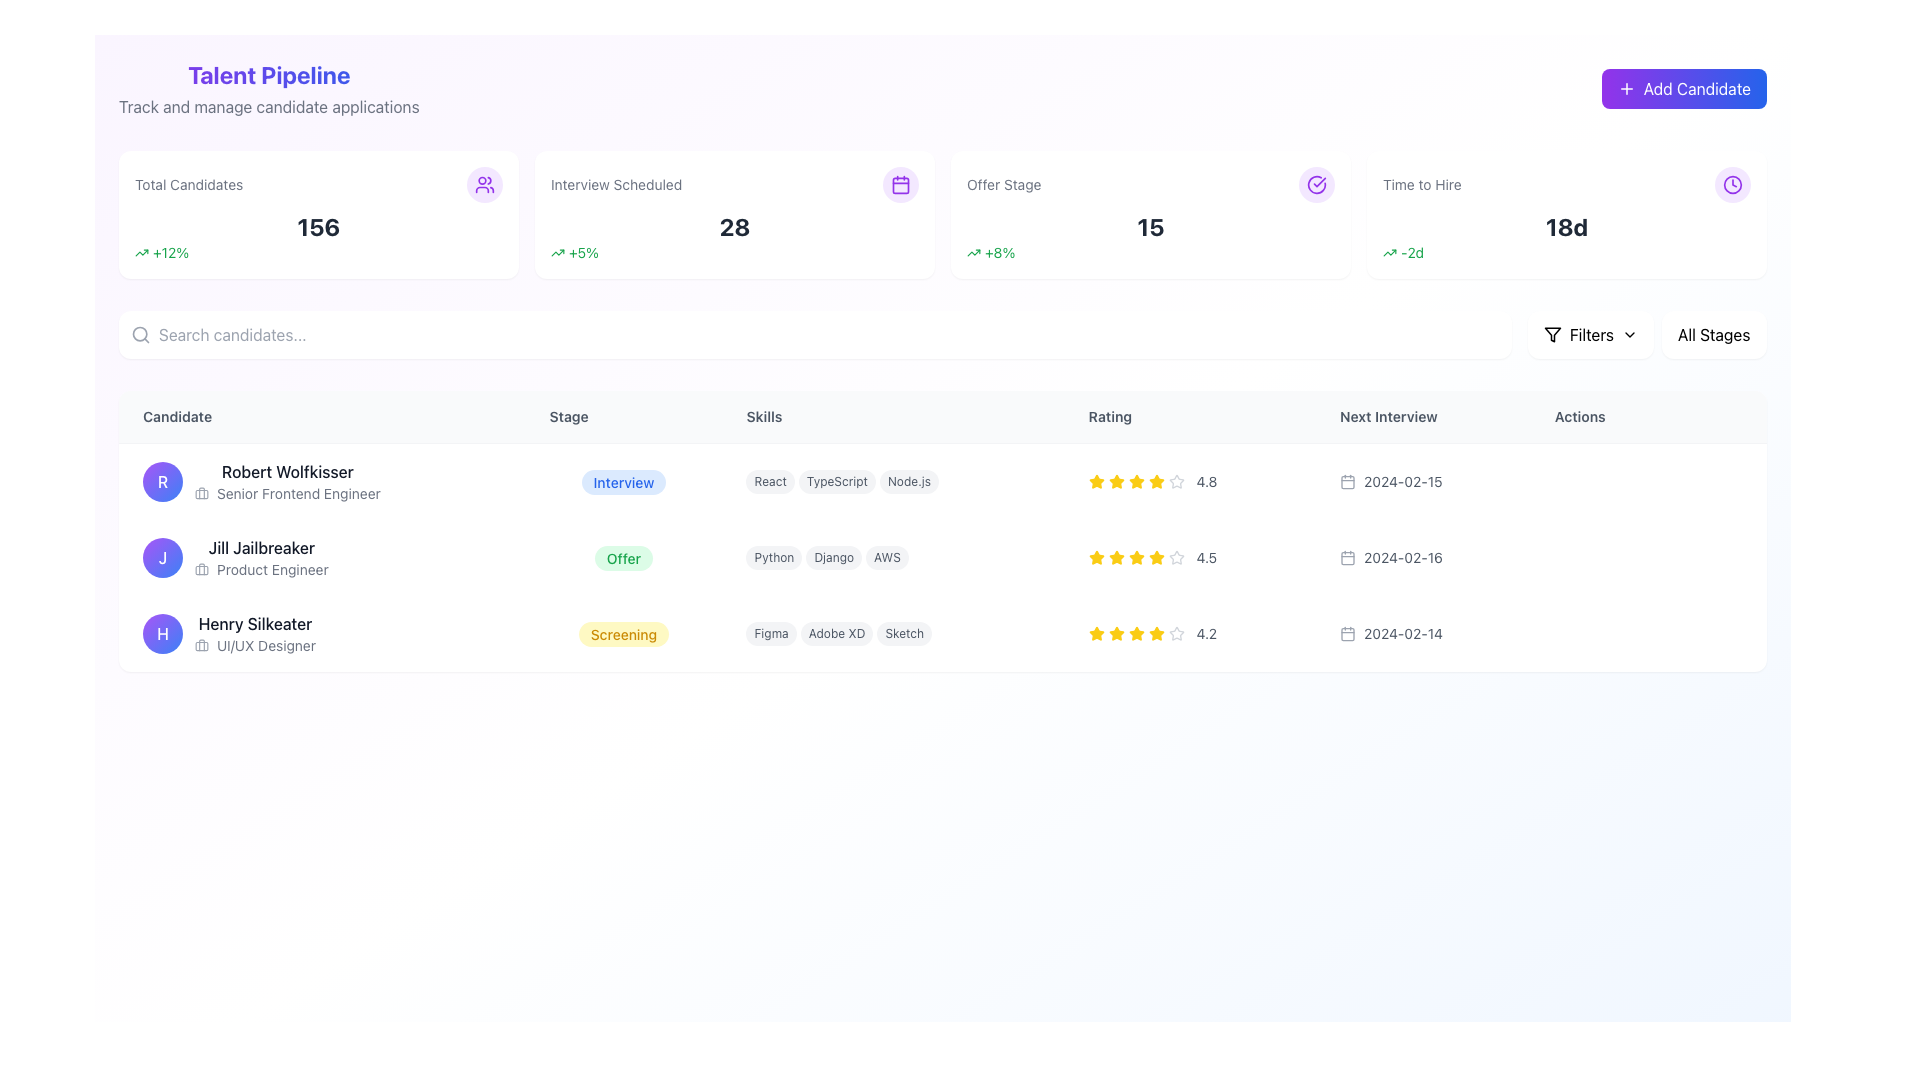 This screenshot has width=1920, height=1080. I want to click on the calendar icon in the 'Next Interview' column for the candidate 'Jill Jailbreaker', which indicates the date '2024-02-16', so click(1348, 558).